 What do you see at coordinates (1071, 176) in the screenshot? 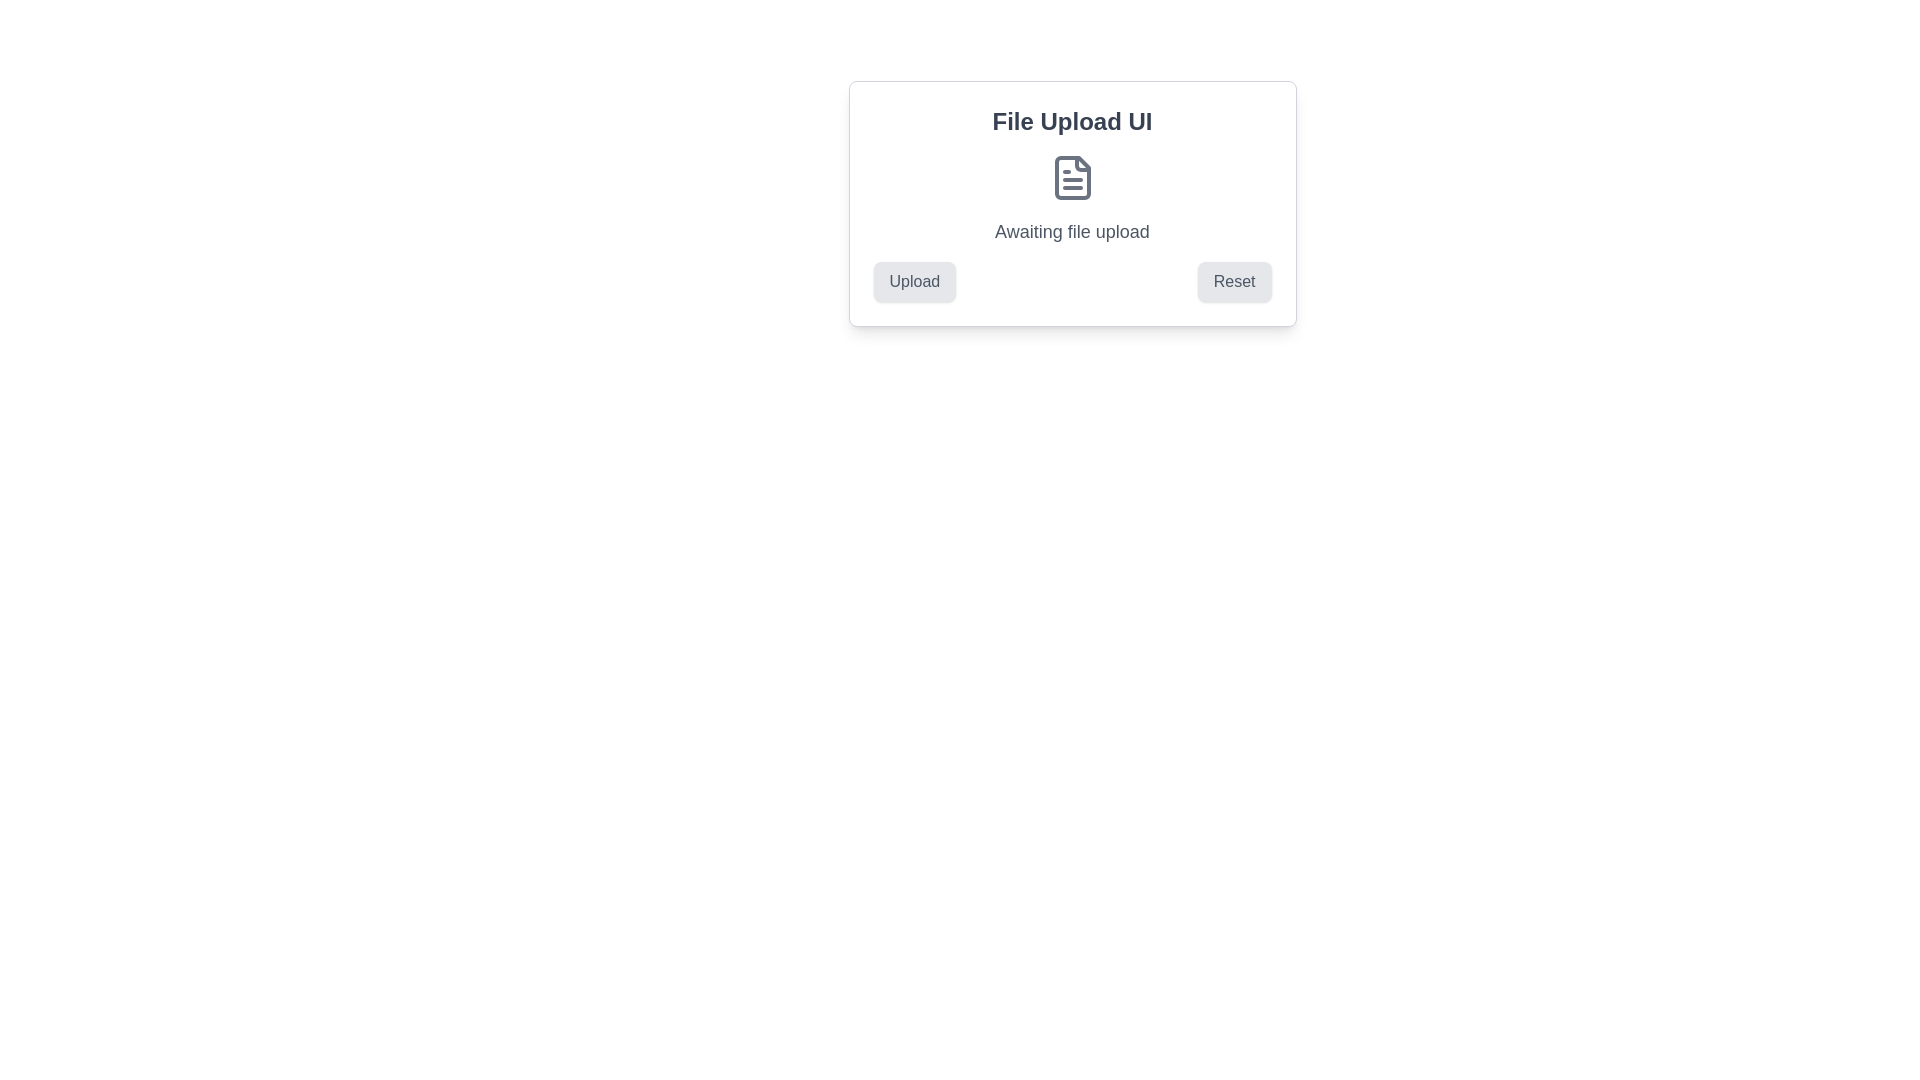
I see `the gray document icon with a folded corner located centrally under the 'File Upload UI' title` at bounding box center [1071, 176].